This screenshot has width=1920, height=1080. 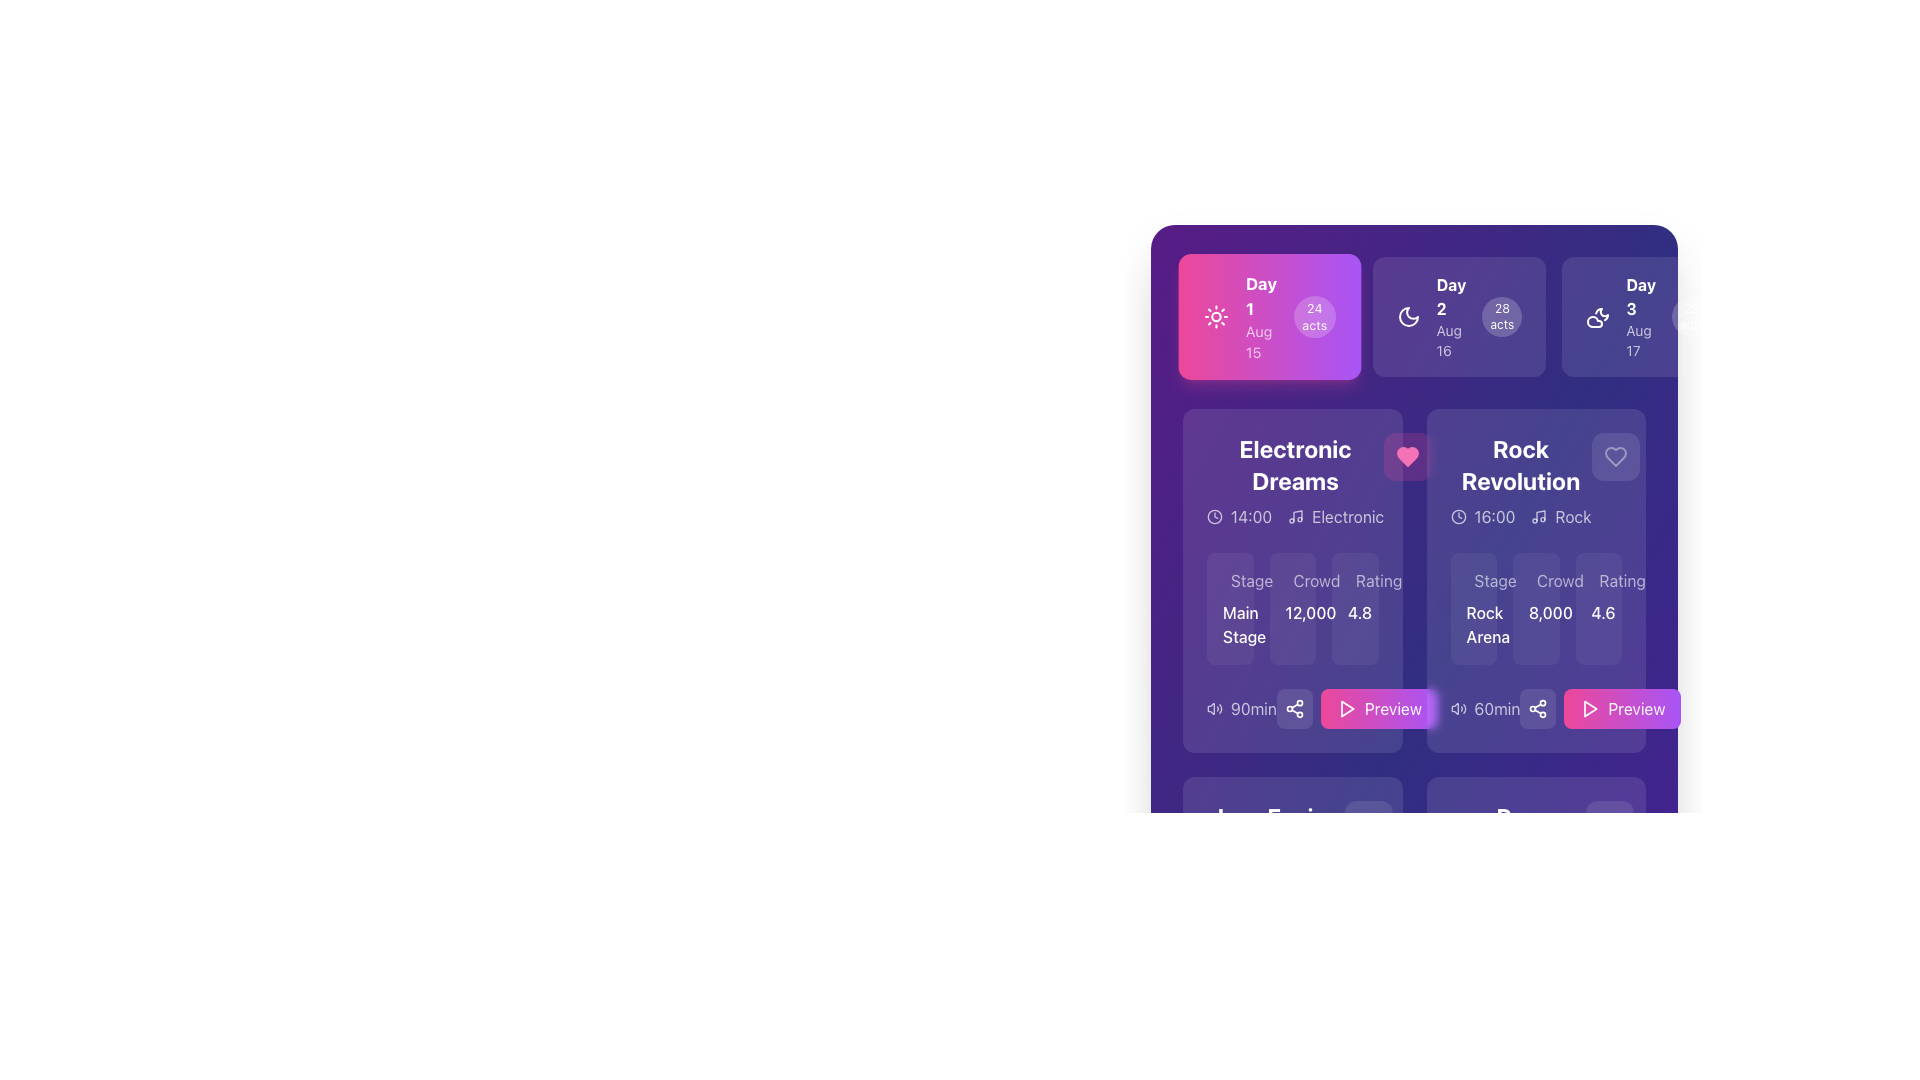 I want to click on the informational label indicating '24 acts' associated with the 'Day 1' card, located in the top-right section of the card adjacent to the title and date details, so click(x=1314, y=315).